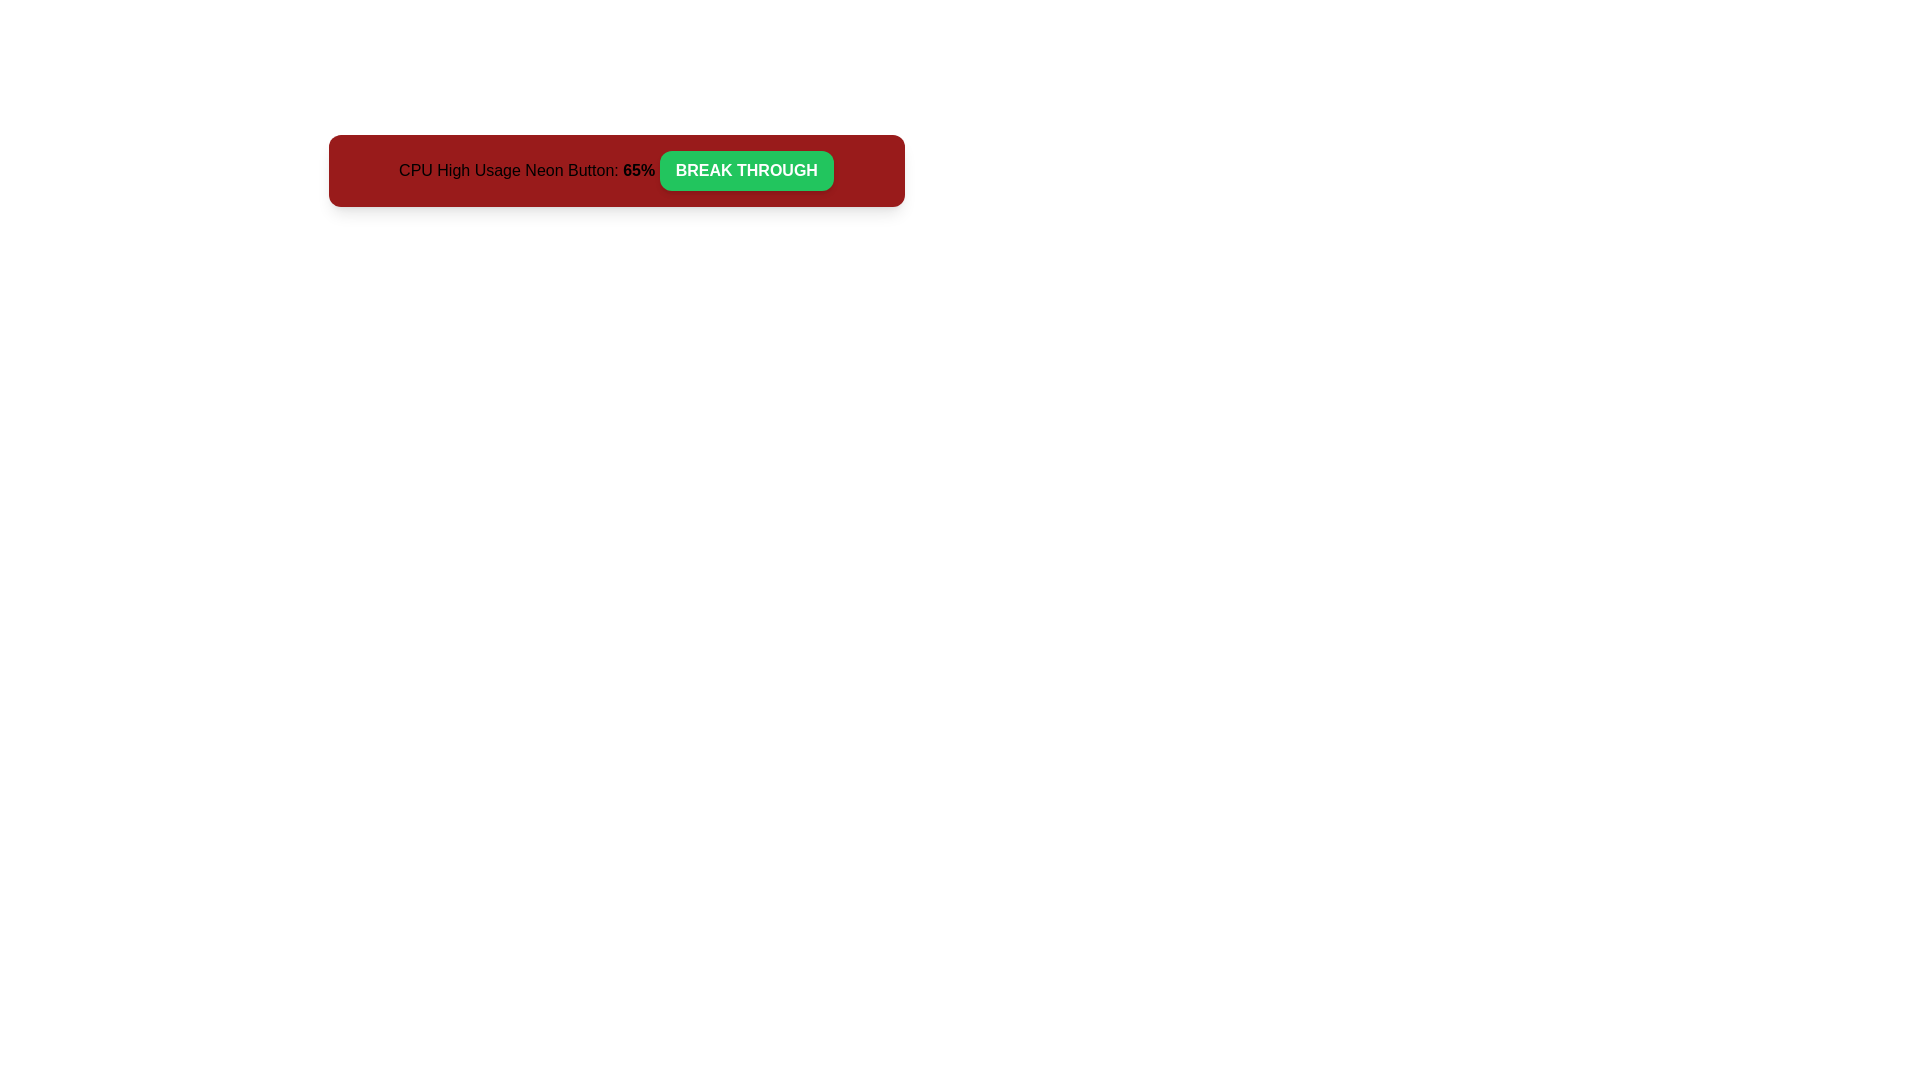 The height and width of the screenshot is (1080, 1920). Describe the element at coordinates (745, 169) in the screenshot. I see `the 'BREAK THROUGH' button to toggle the mute state` at that location.